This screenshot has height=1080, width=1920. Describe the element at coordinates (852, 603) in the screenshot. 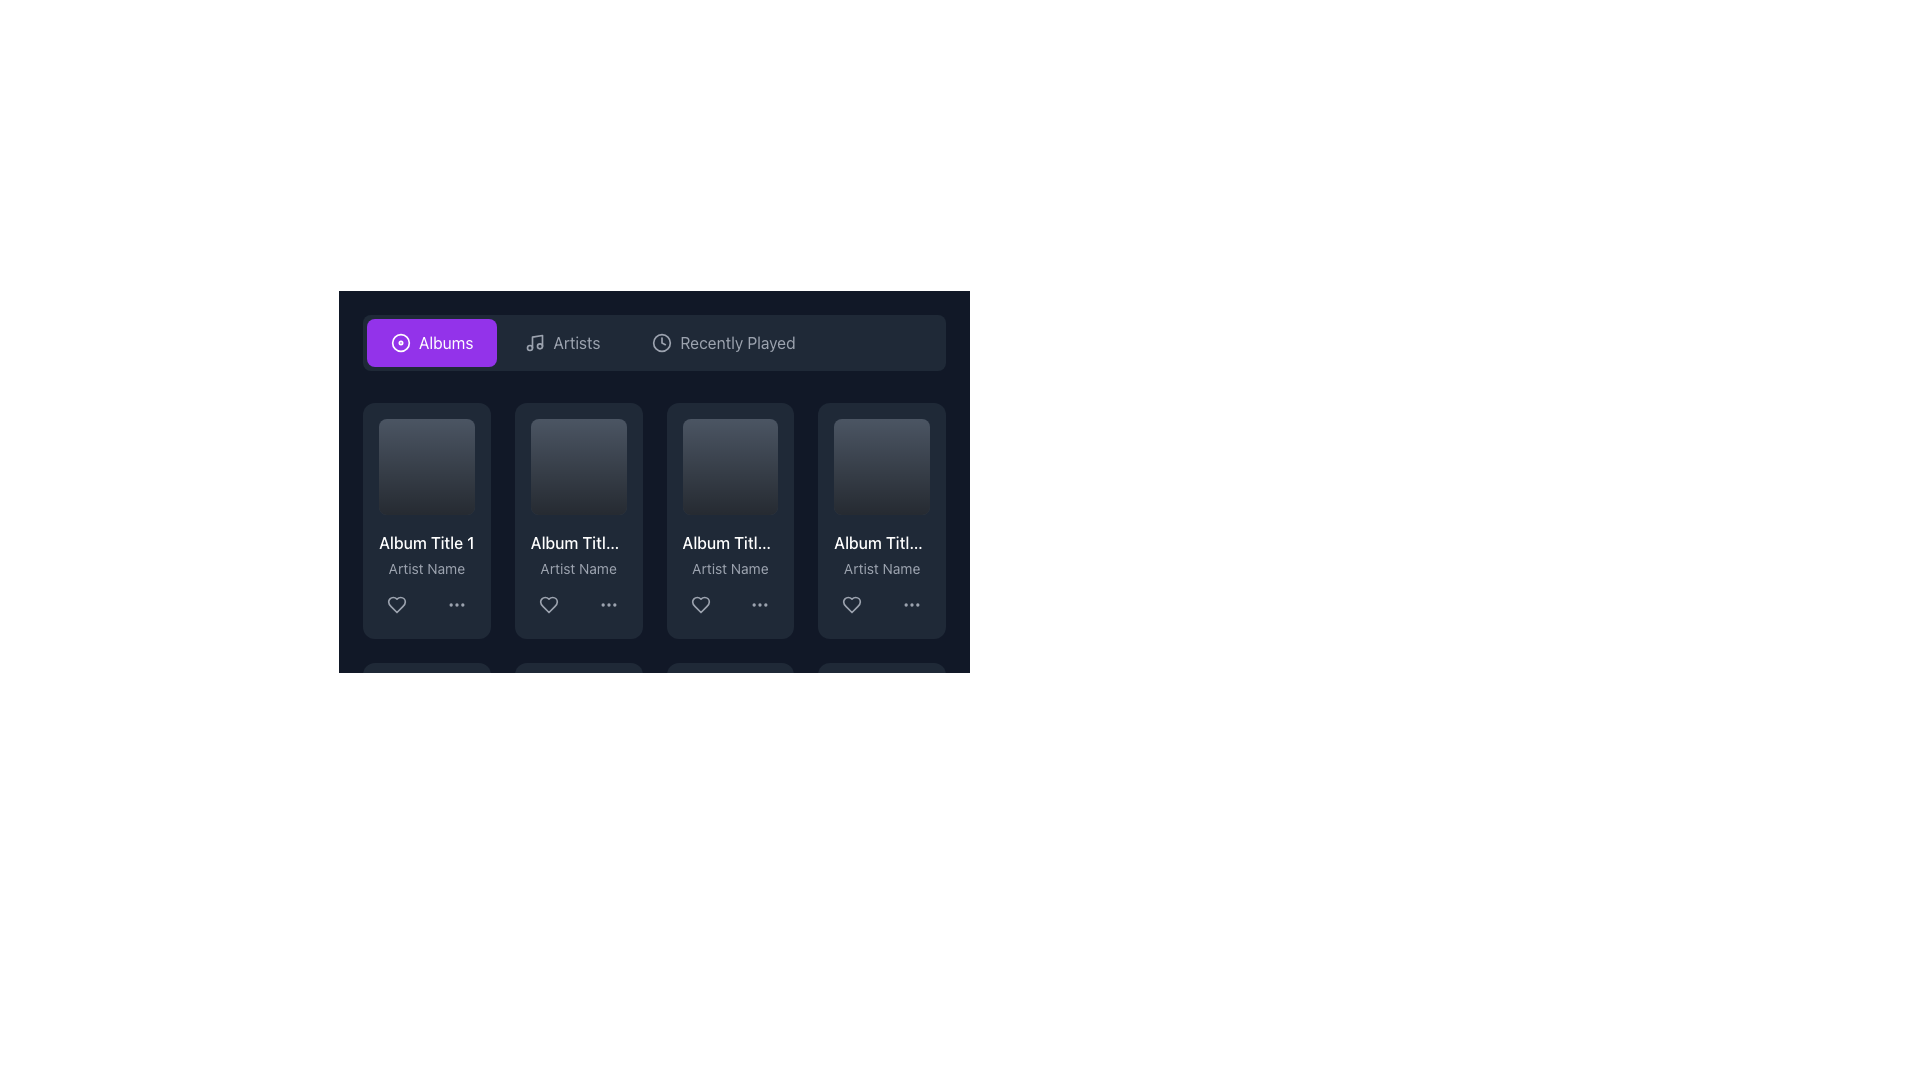

I see `the heart icon located in the fourth album card from the left to indicate preference or like` at that location.